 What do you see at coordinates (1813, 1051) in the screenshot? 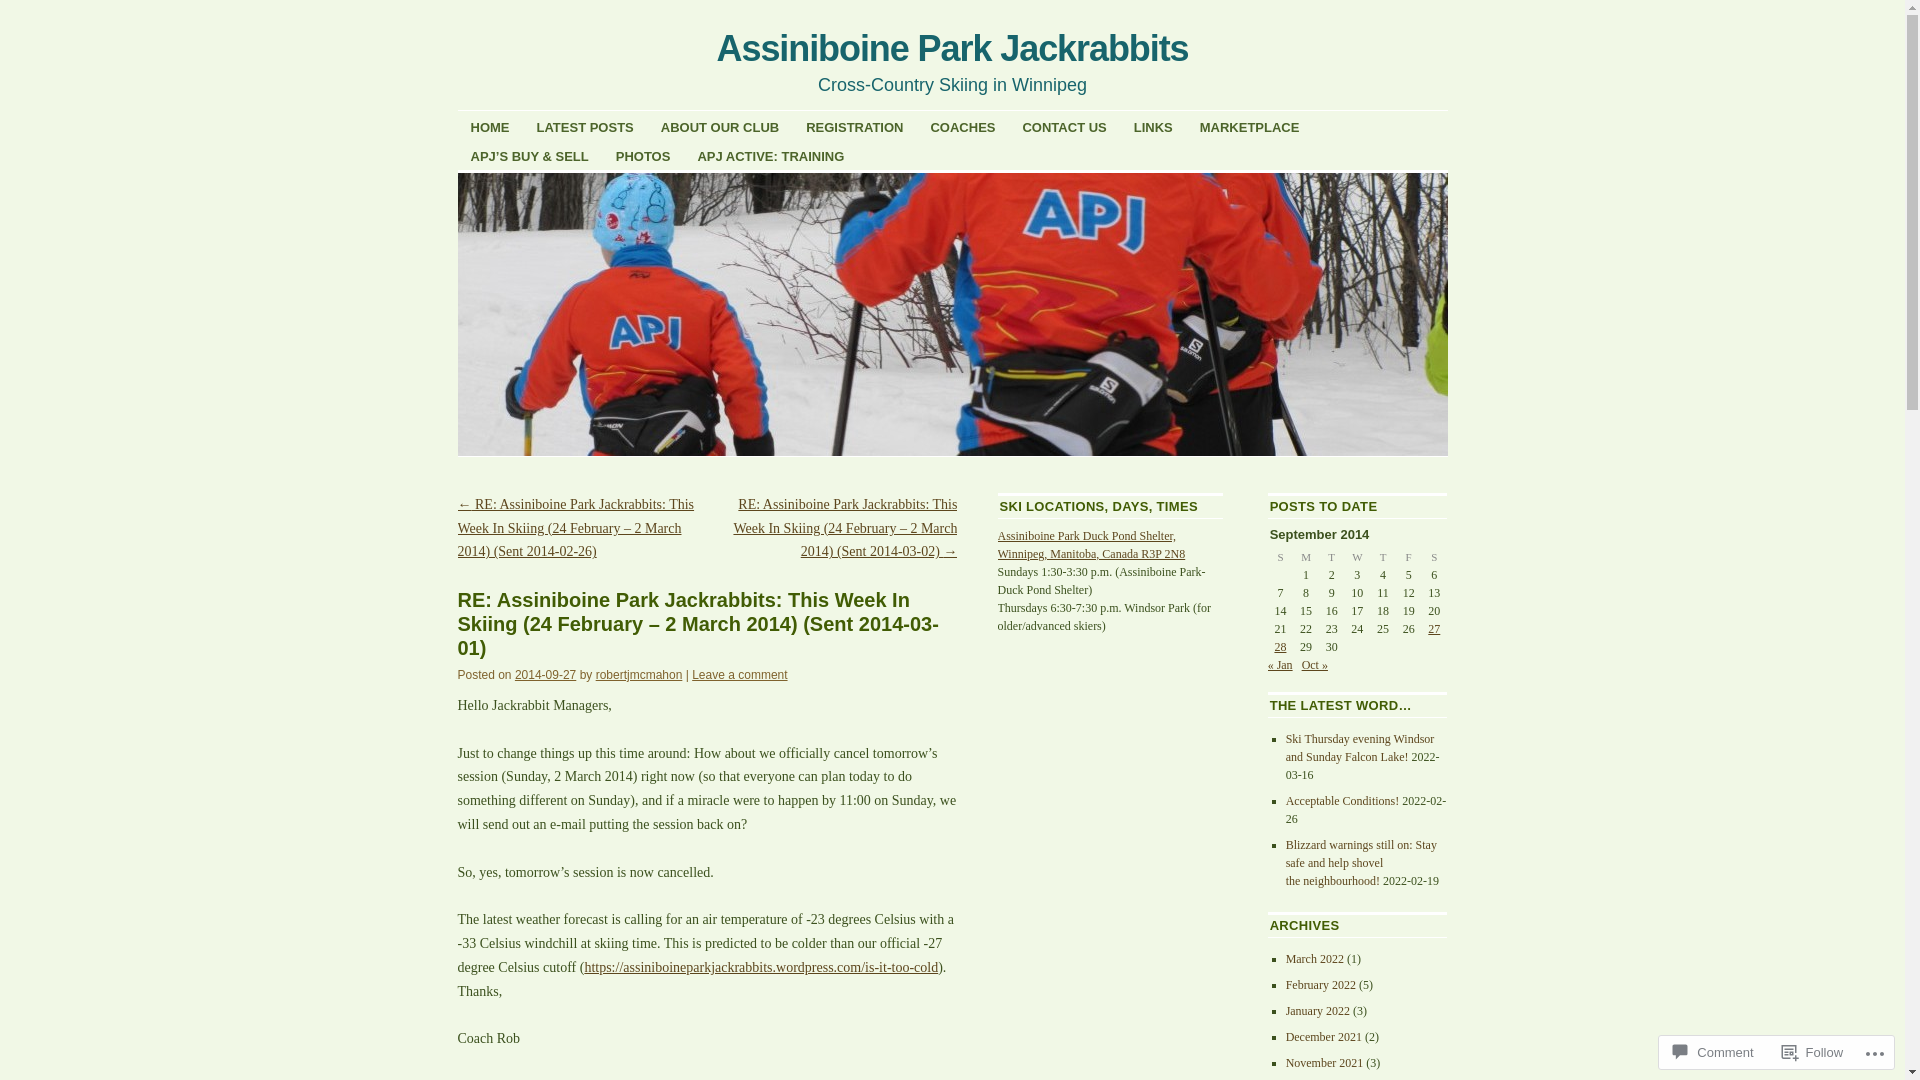
I see `'Follow'` at bounding box center [1813, 1051].